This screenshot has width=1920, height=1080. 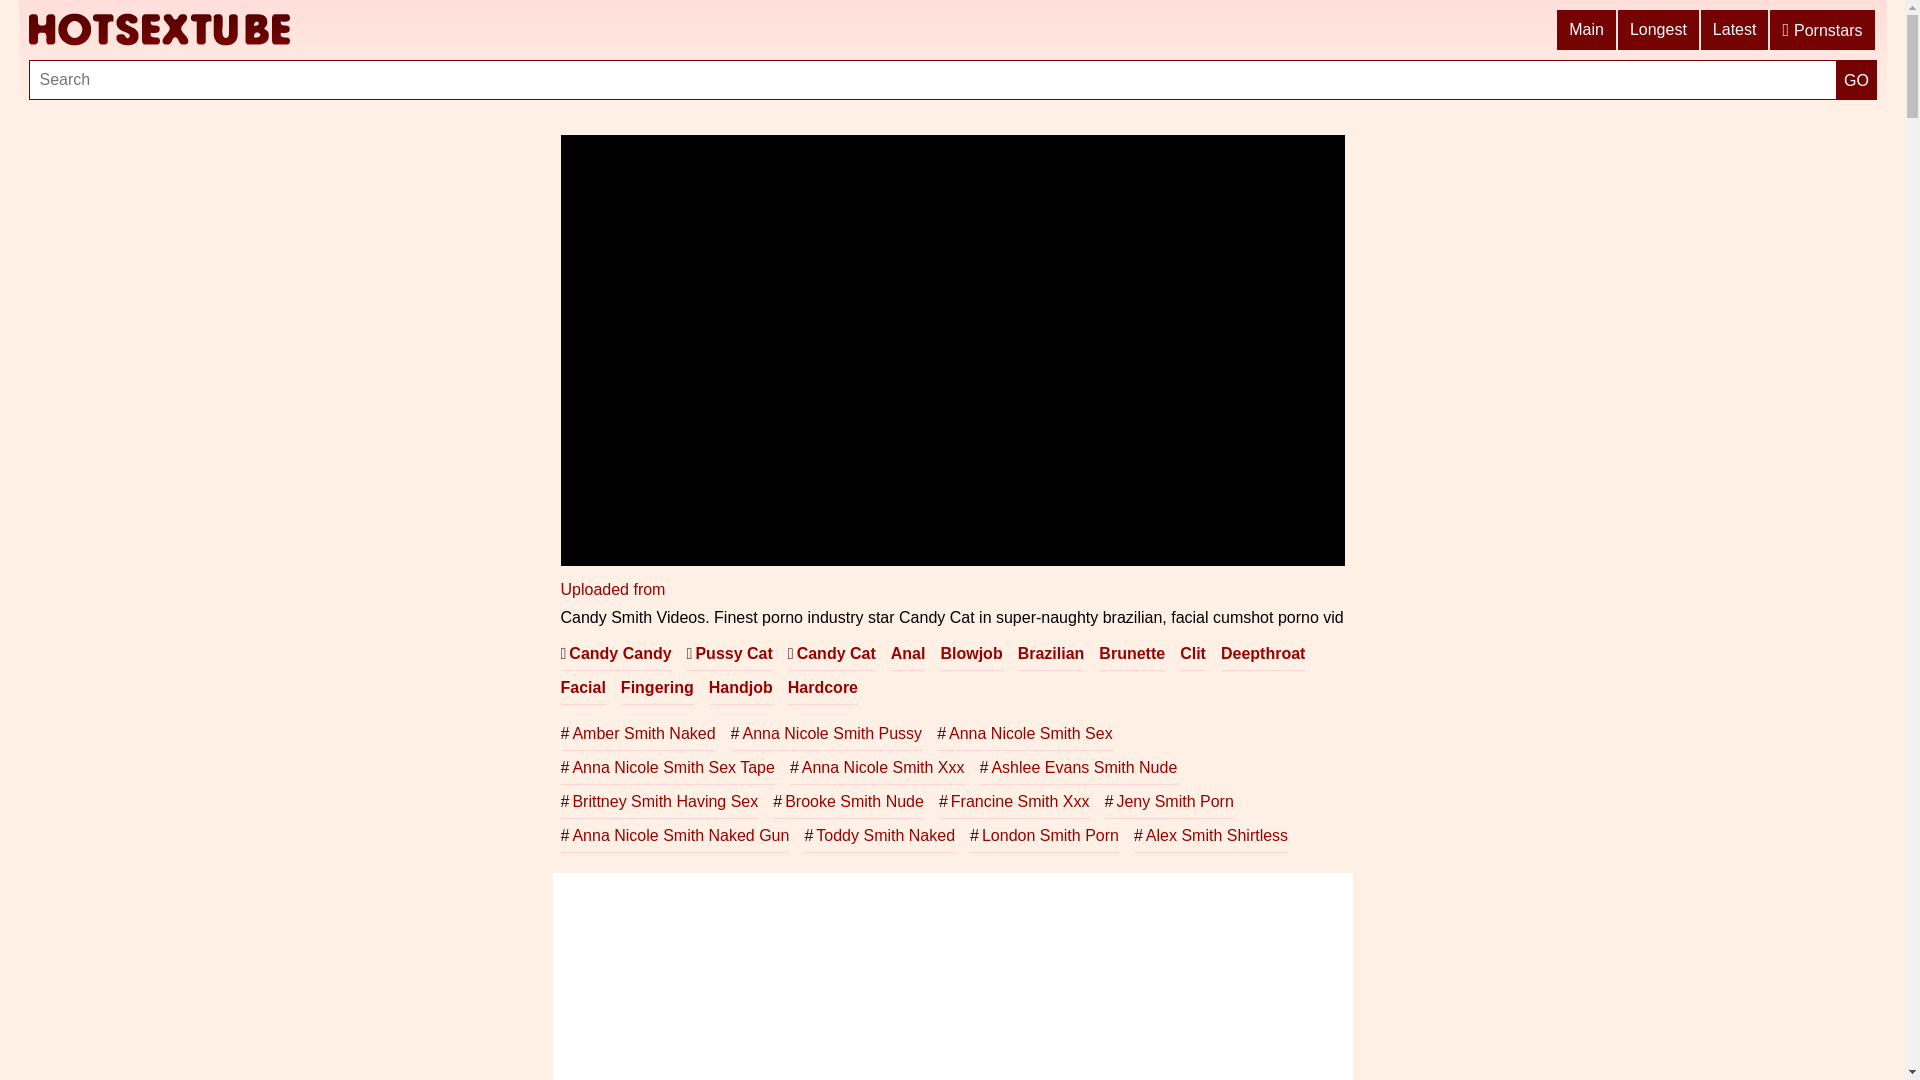 What do you see at coordinates (667, 766) in the screenshot?
I see `'Anna Nicole Smith Sex Tape'` at bounding box center [667, 766].